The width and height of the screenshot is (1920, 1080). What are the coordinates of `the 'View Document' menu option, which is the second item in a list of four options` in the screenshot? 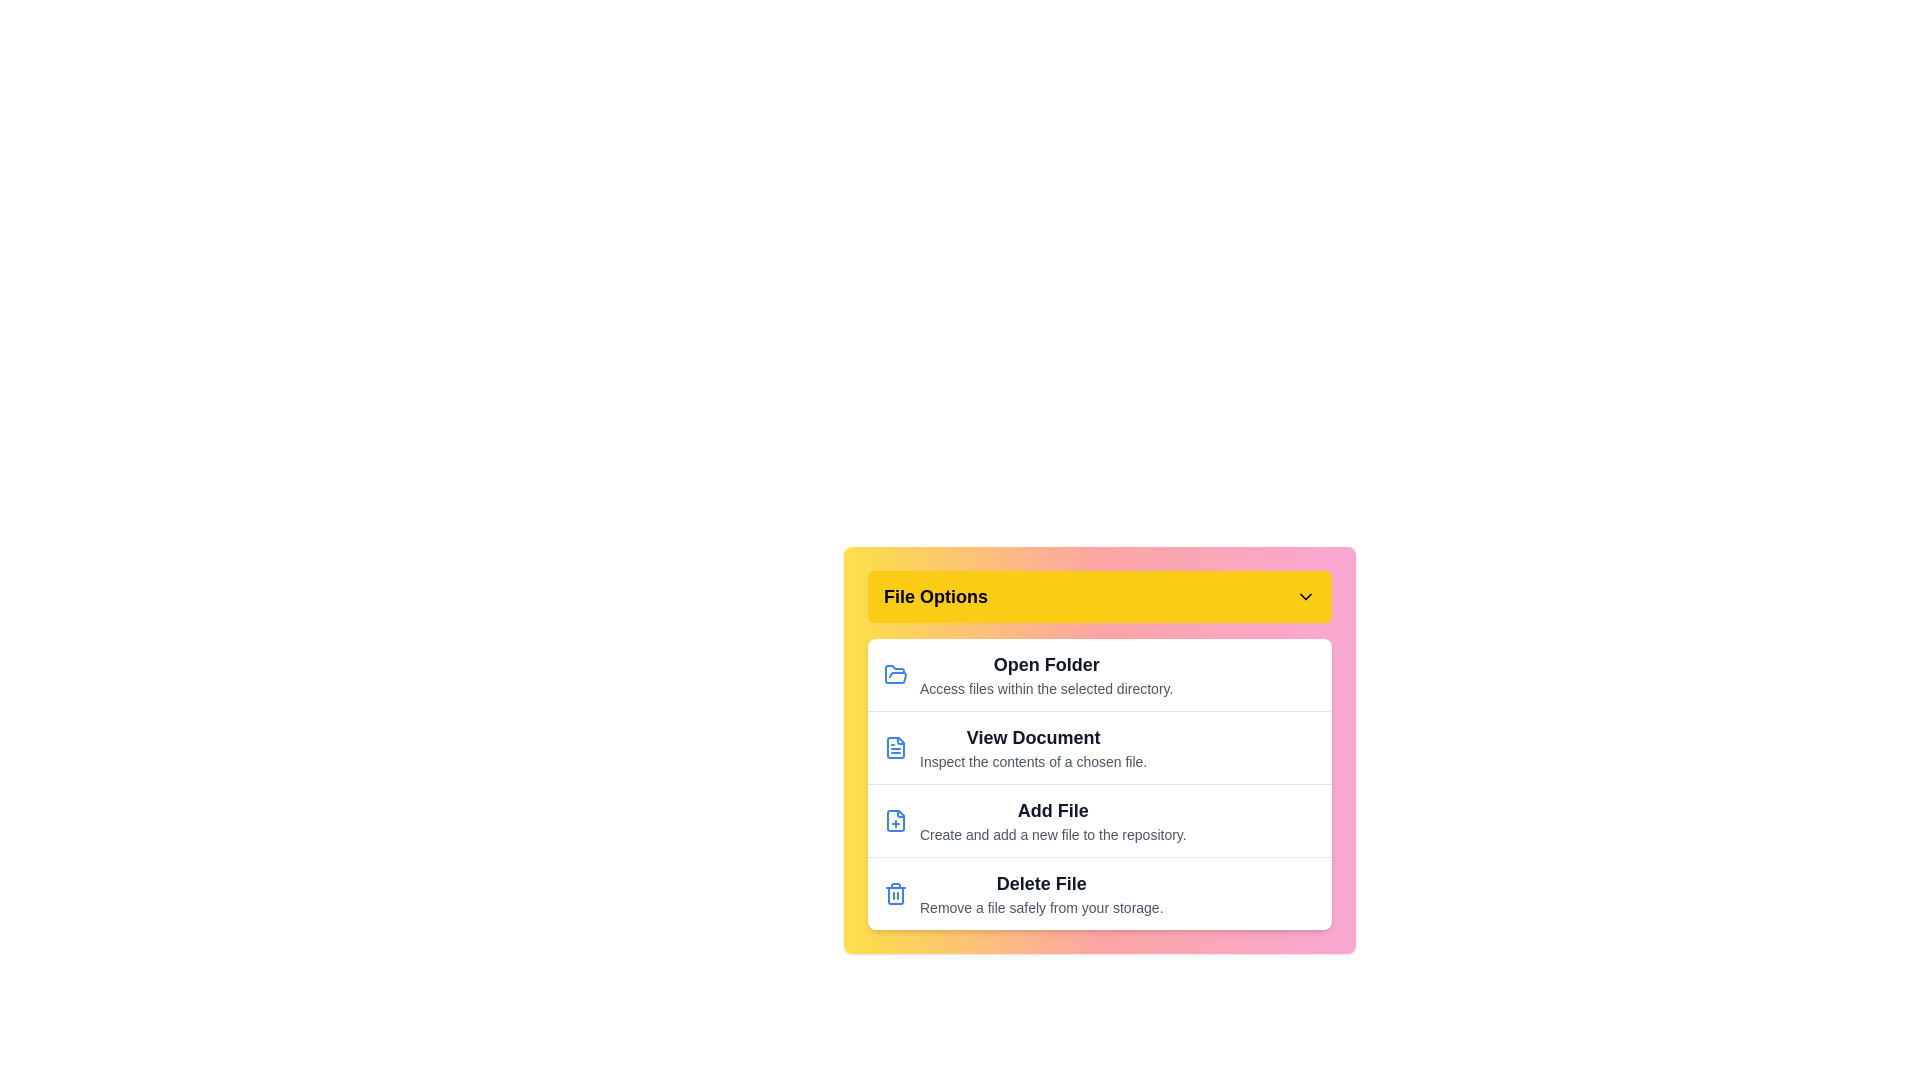 It's located at (1098, 749).